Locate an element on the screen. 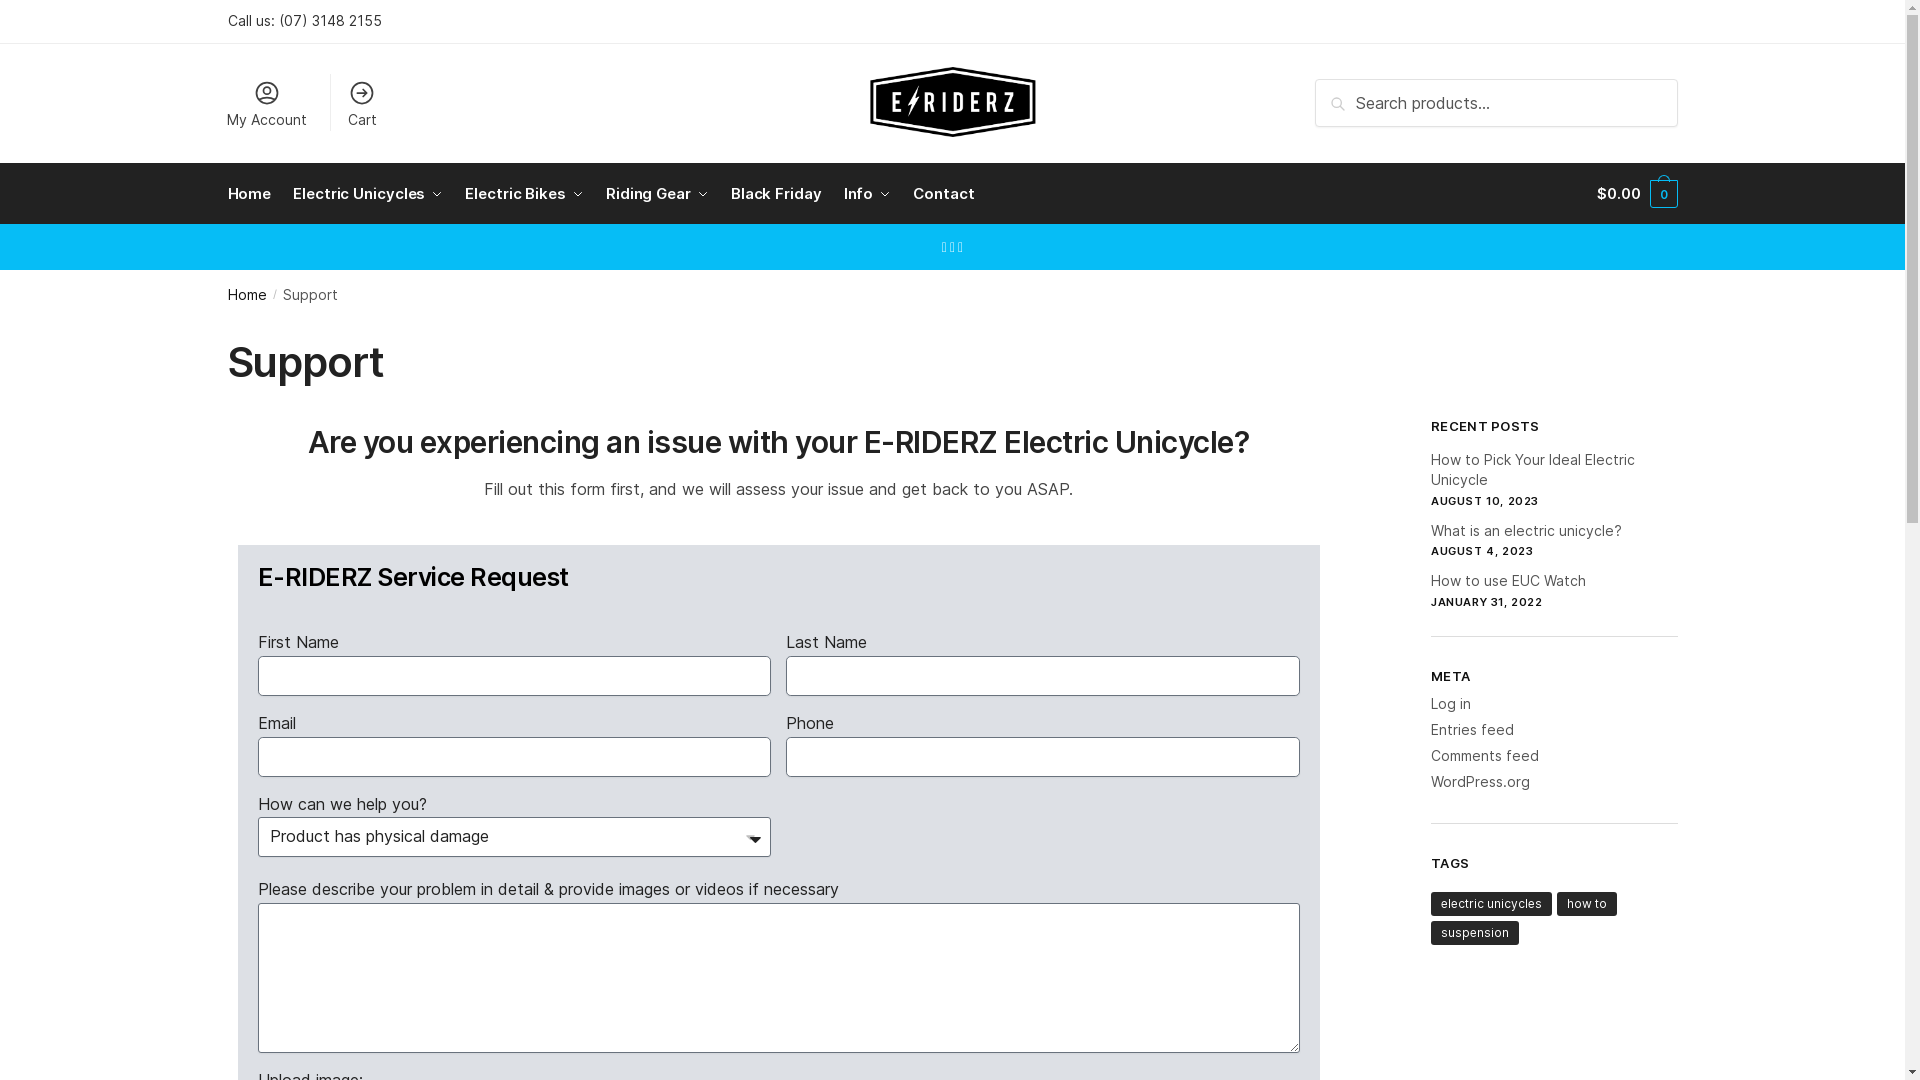 This screenshot has height=1080, width=1920. 'Black Friday' is located at coordinates (722, 193).